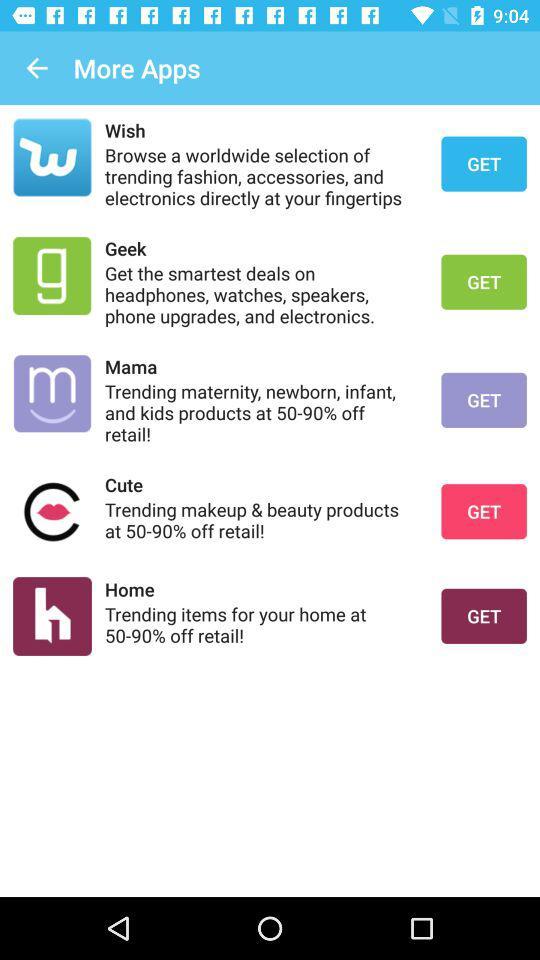  I want to click on item to the left of more apps item, so click(36, 68).